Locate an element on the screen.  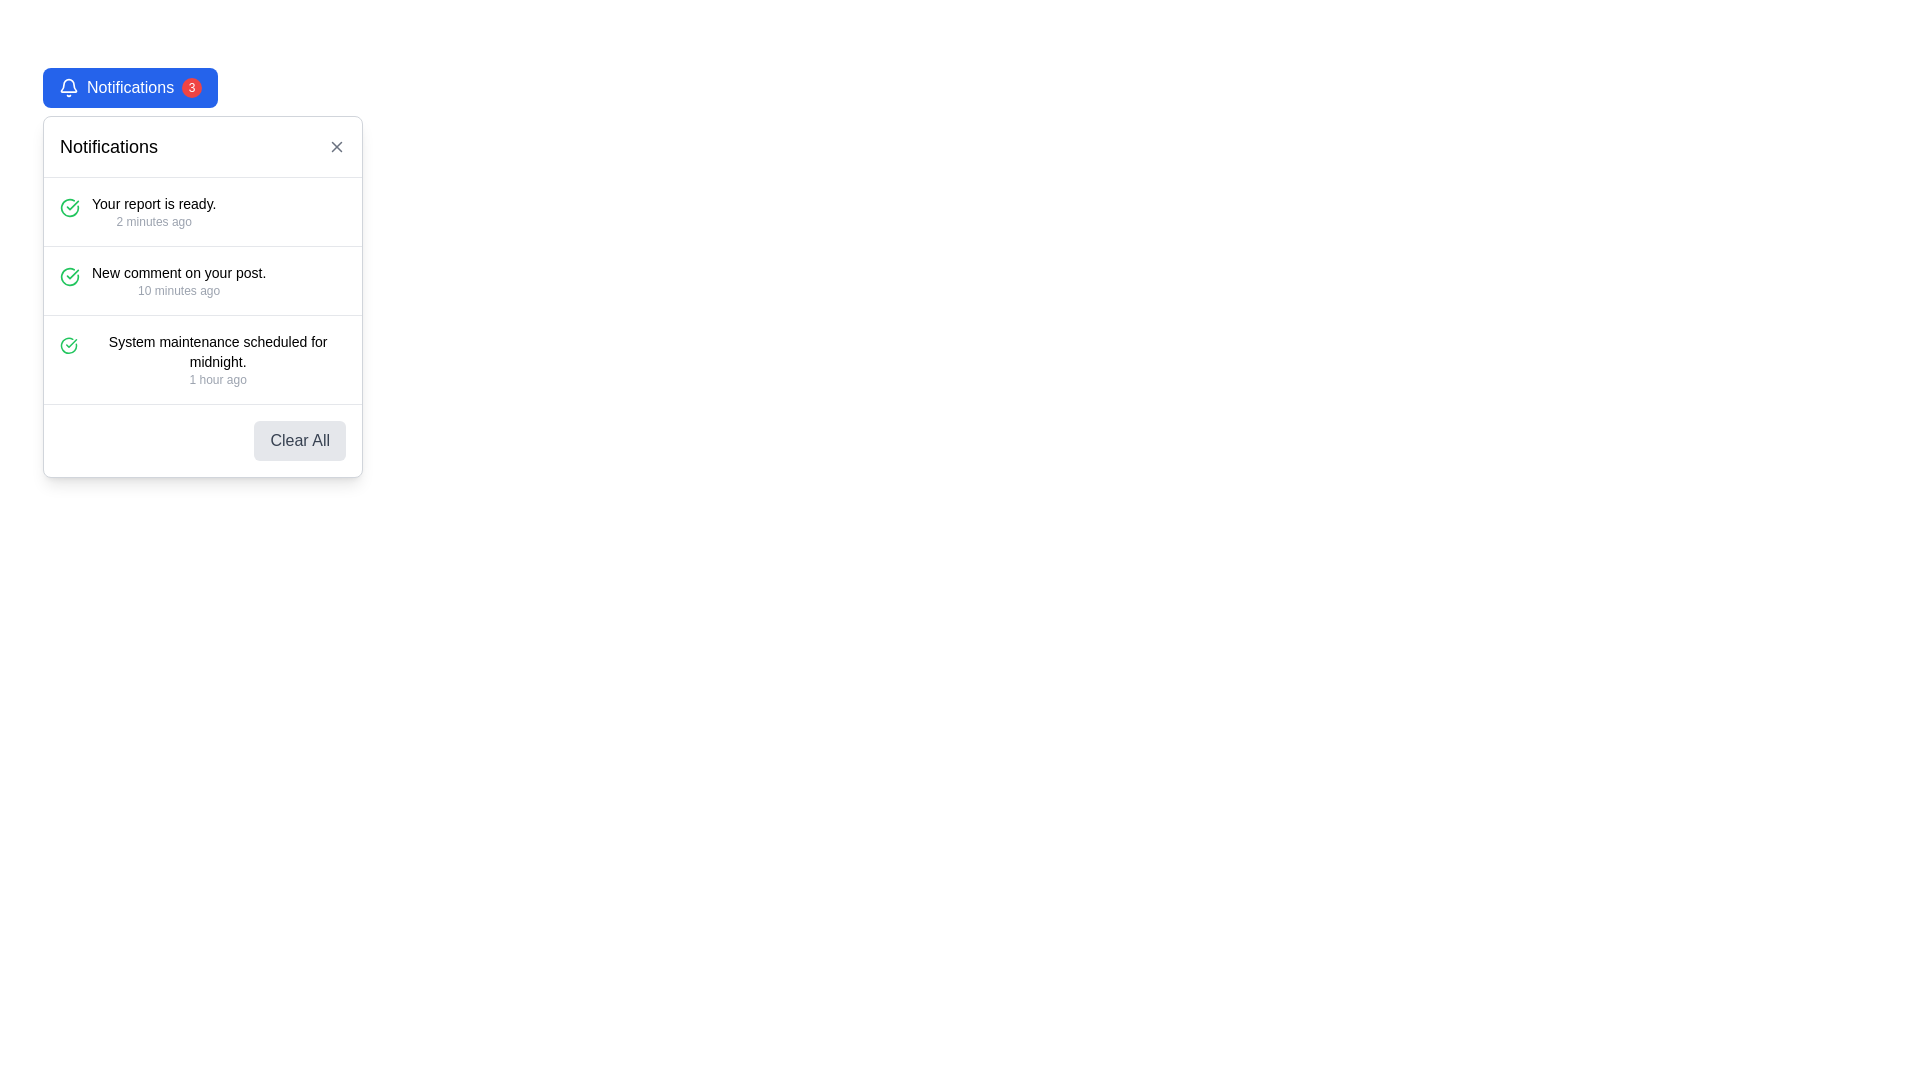
the first notification item in the notification panel that contains a green check icon and the text 'Your report is ready.' is located at coordinates (202, 212).